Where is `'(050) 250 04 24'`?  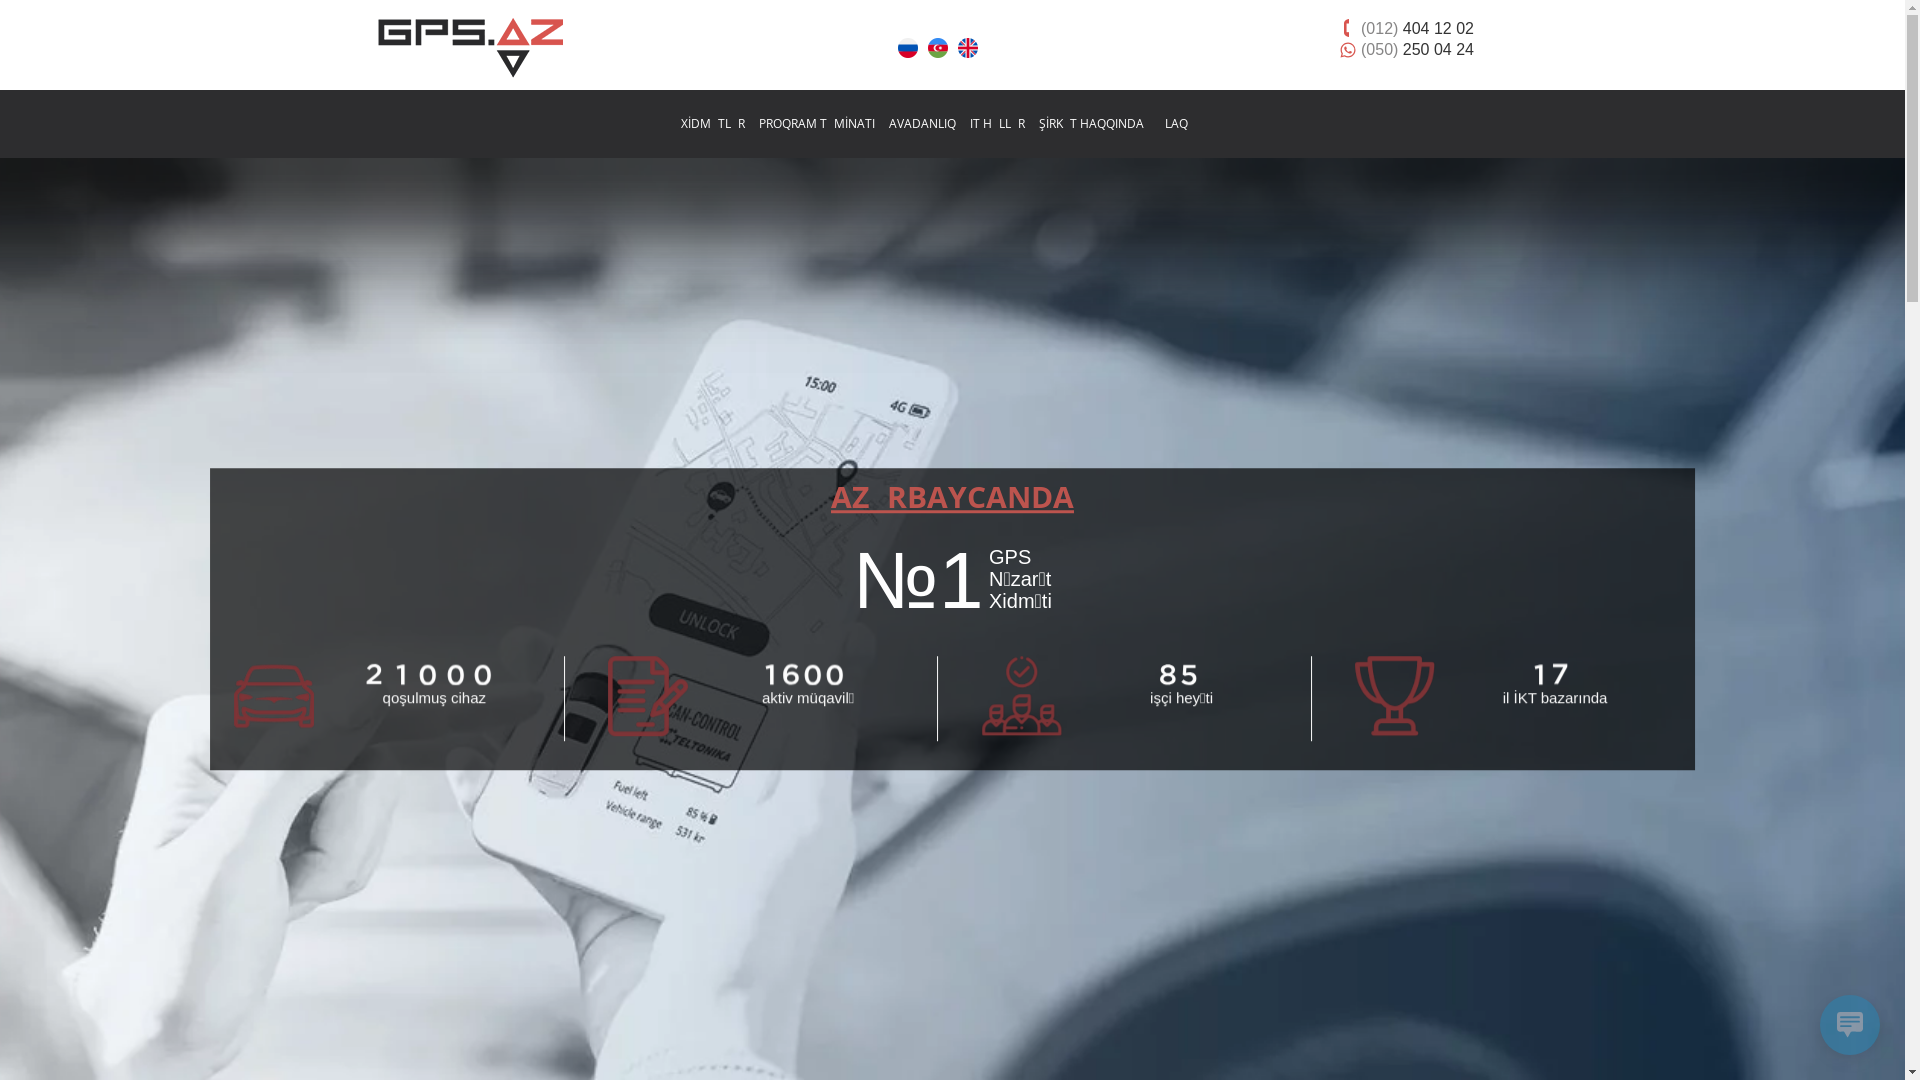 '(050) 250 04 24' is located at coordinates (1416, 48).